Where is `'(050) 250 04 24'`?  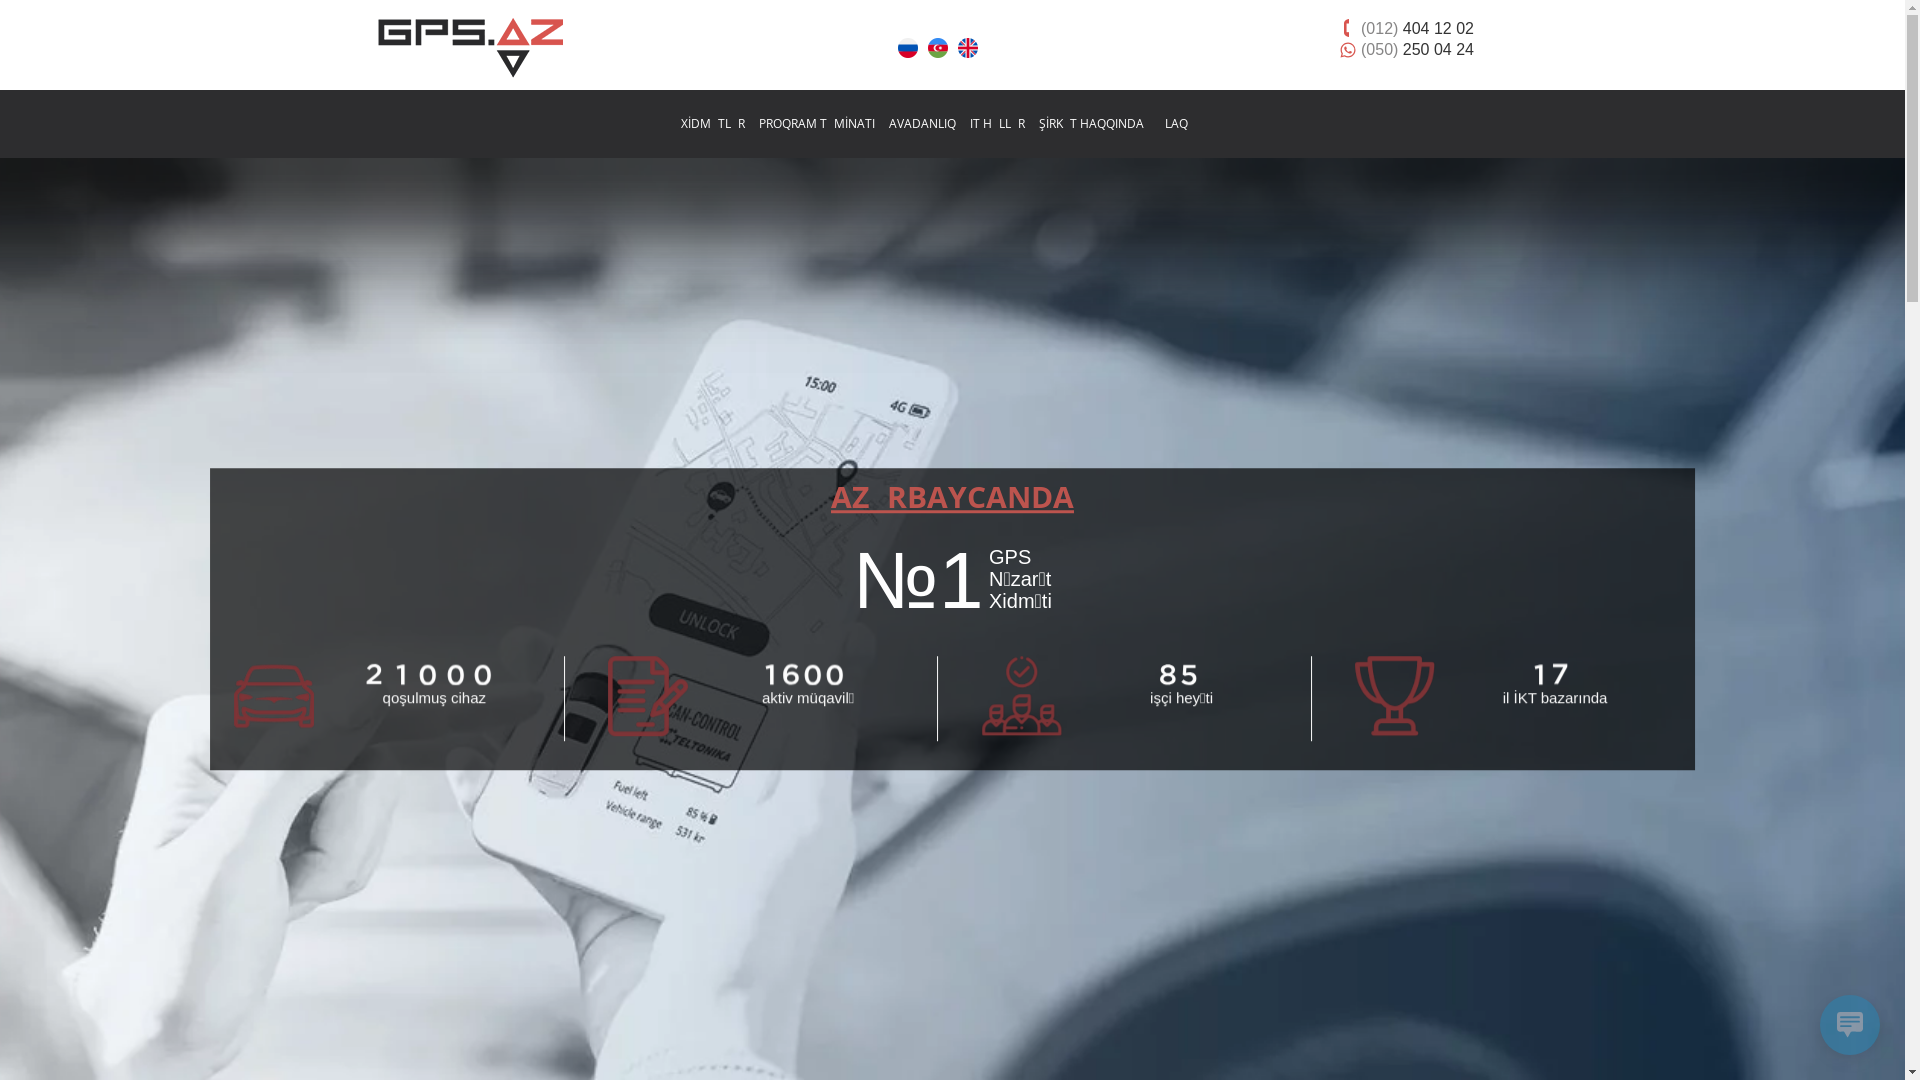 '(050) 250 04 24' is located at coordinates (1416, 48).